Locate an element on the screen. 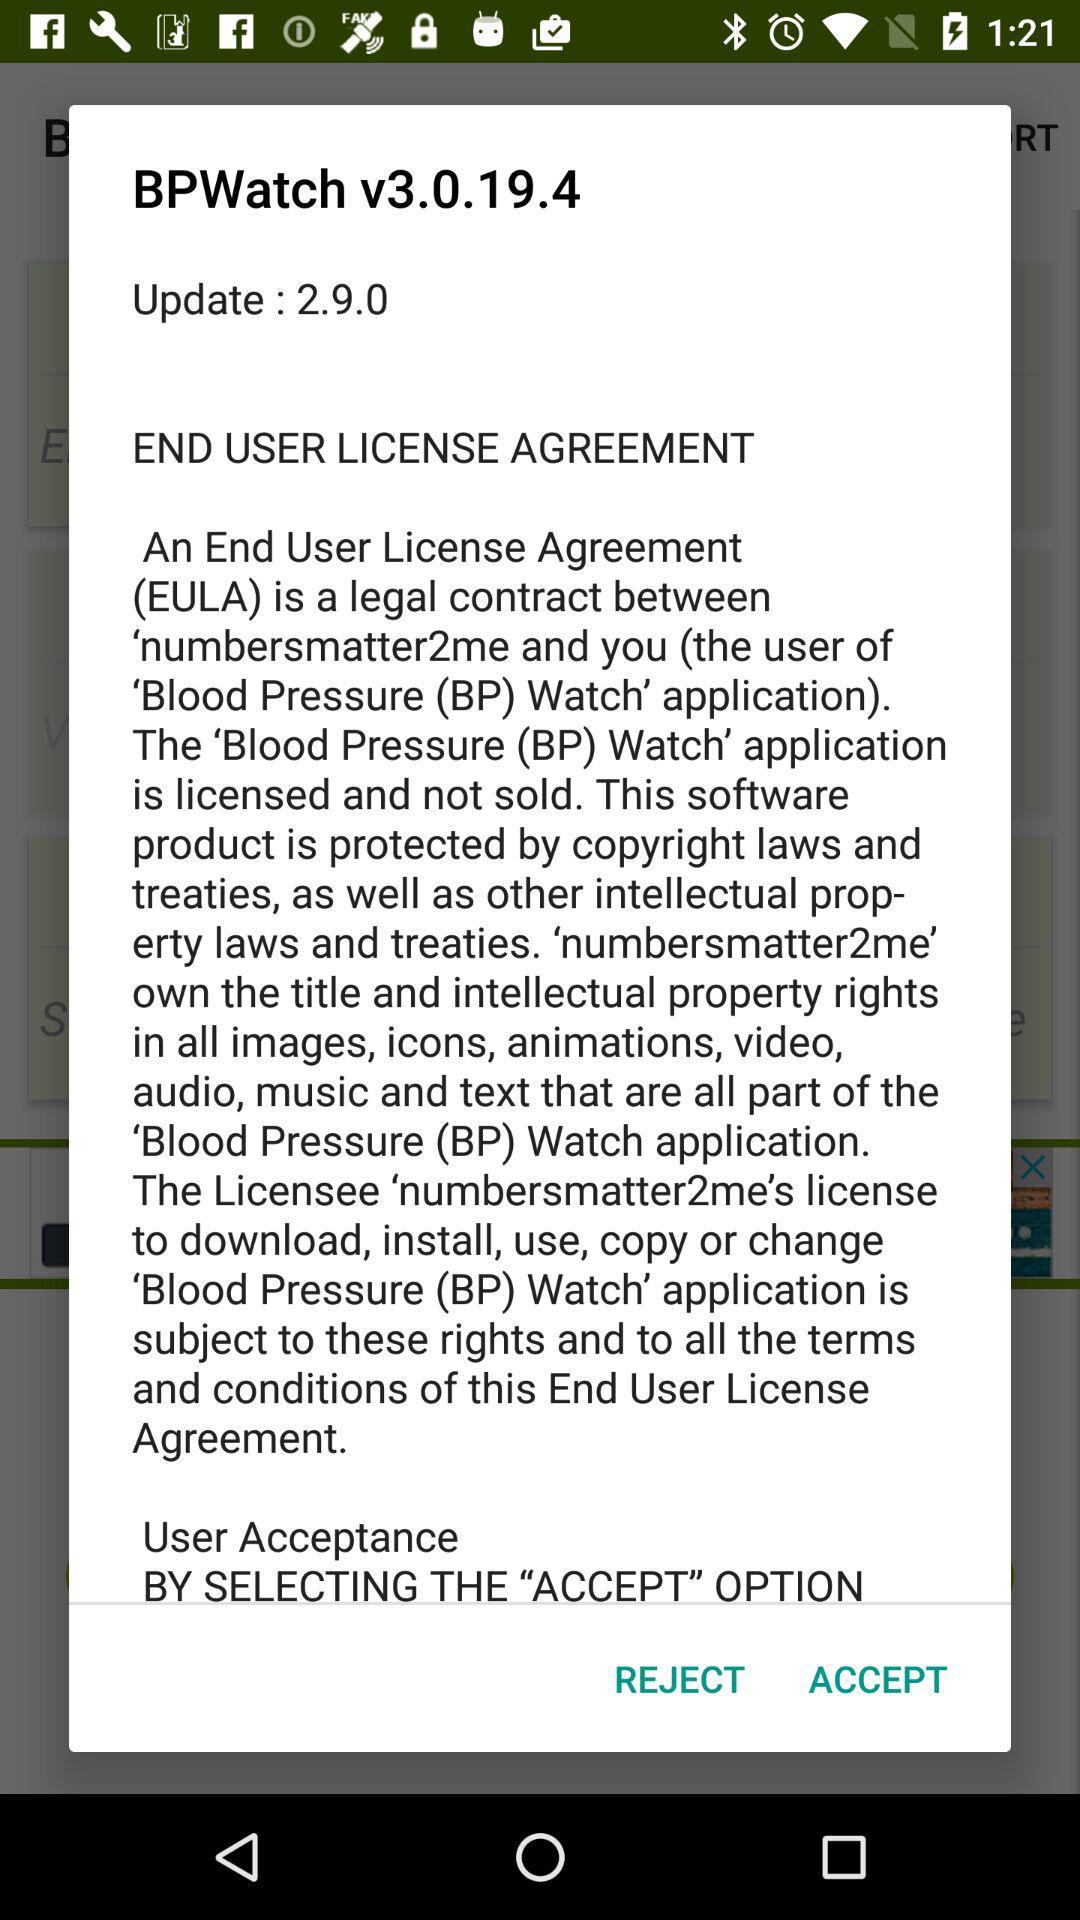 This screenshot has width=1080, height=1920. item to the left of the accept is located at coordinates (678, 1678).